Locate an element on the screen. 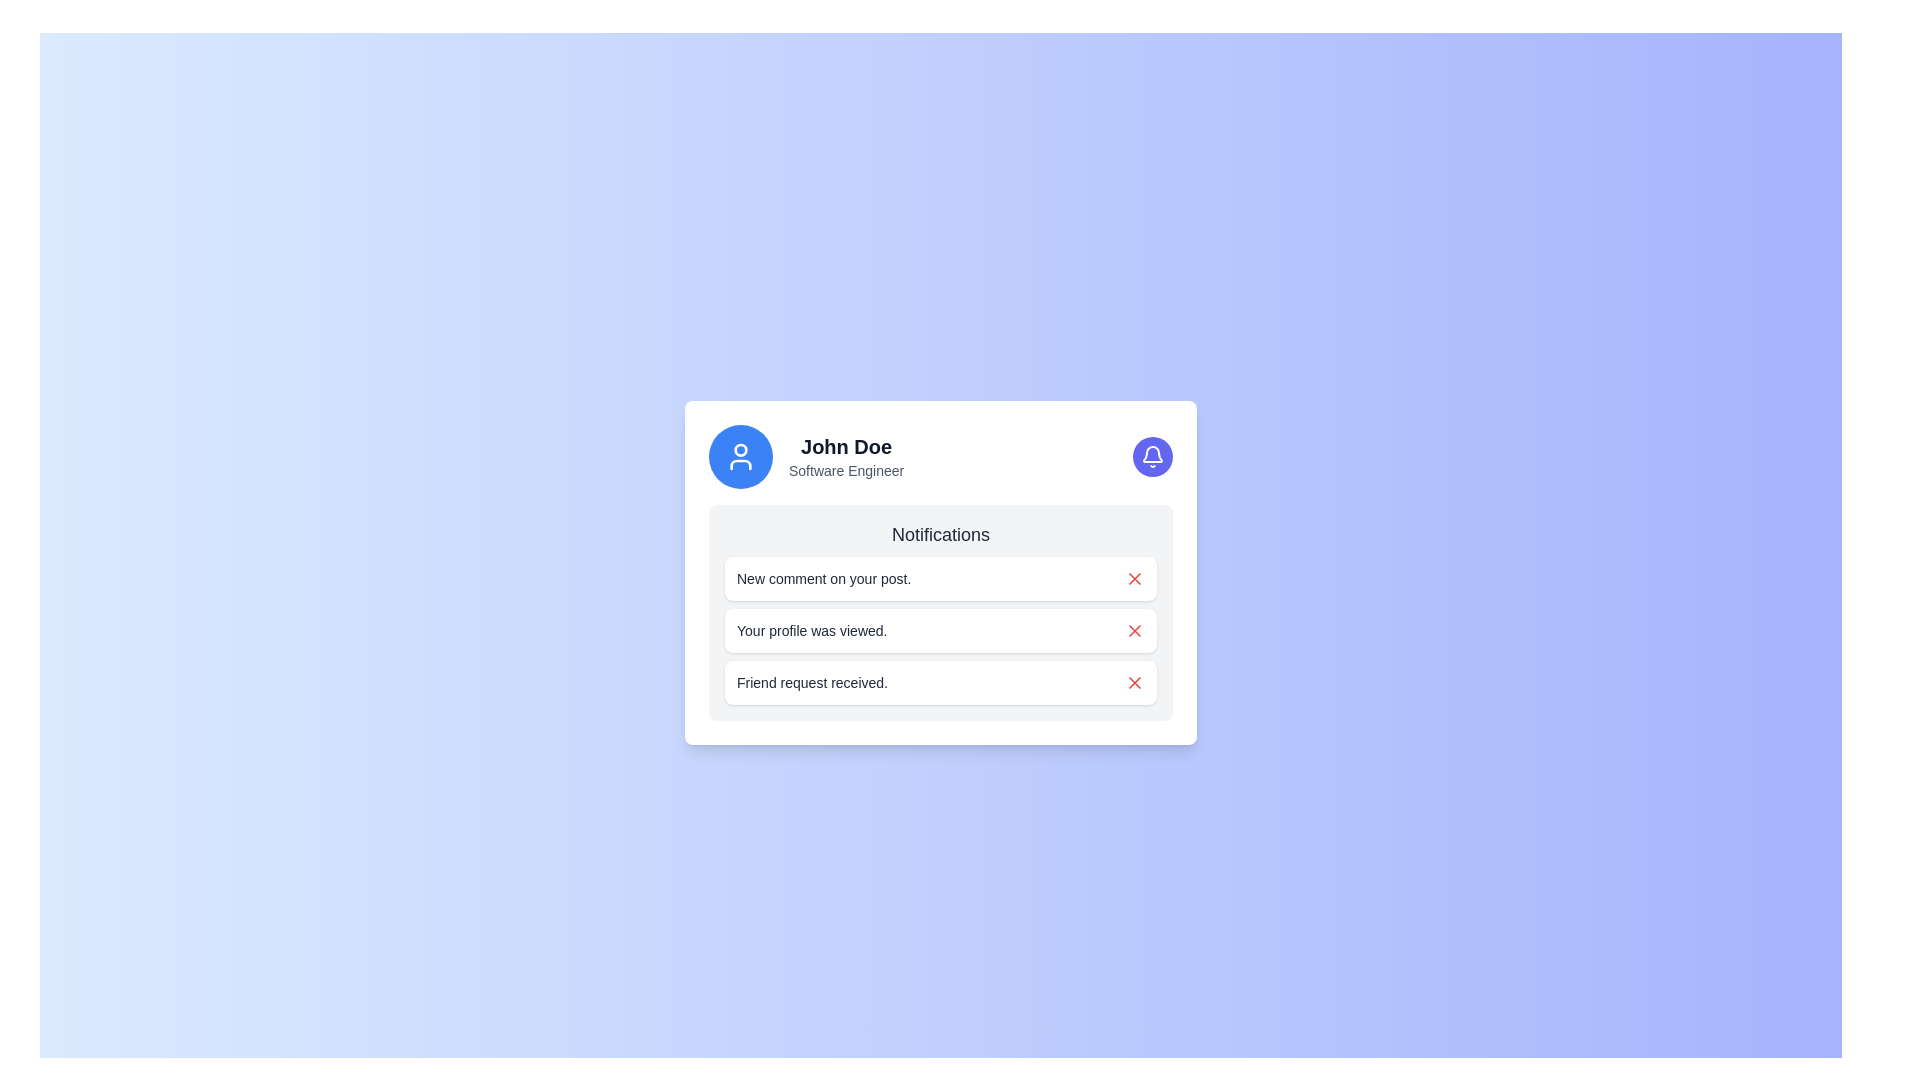 This screenshot has width=1920, height=1080. the bell-shaped notification icon located at the top-right corner of the notification card is located at coordinates (1152, 456).